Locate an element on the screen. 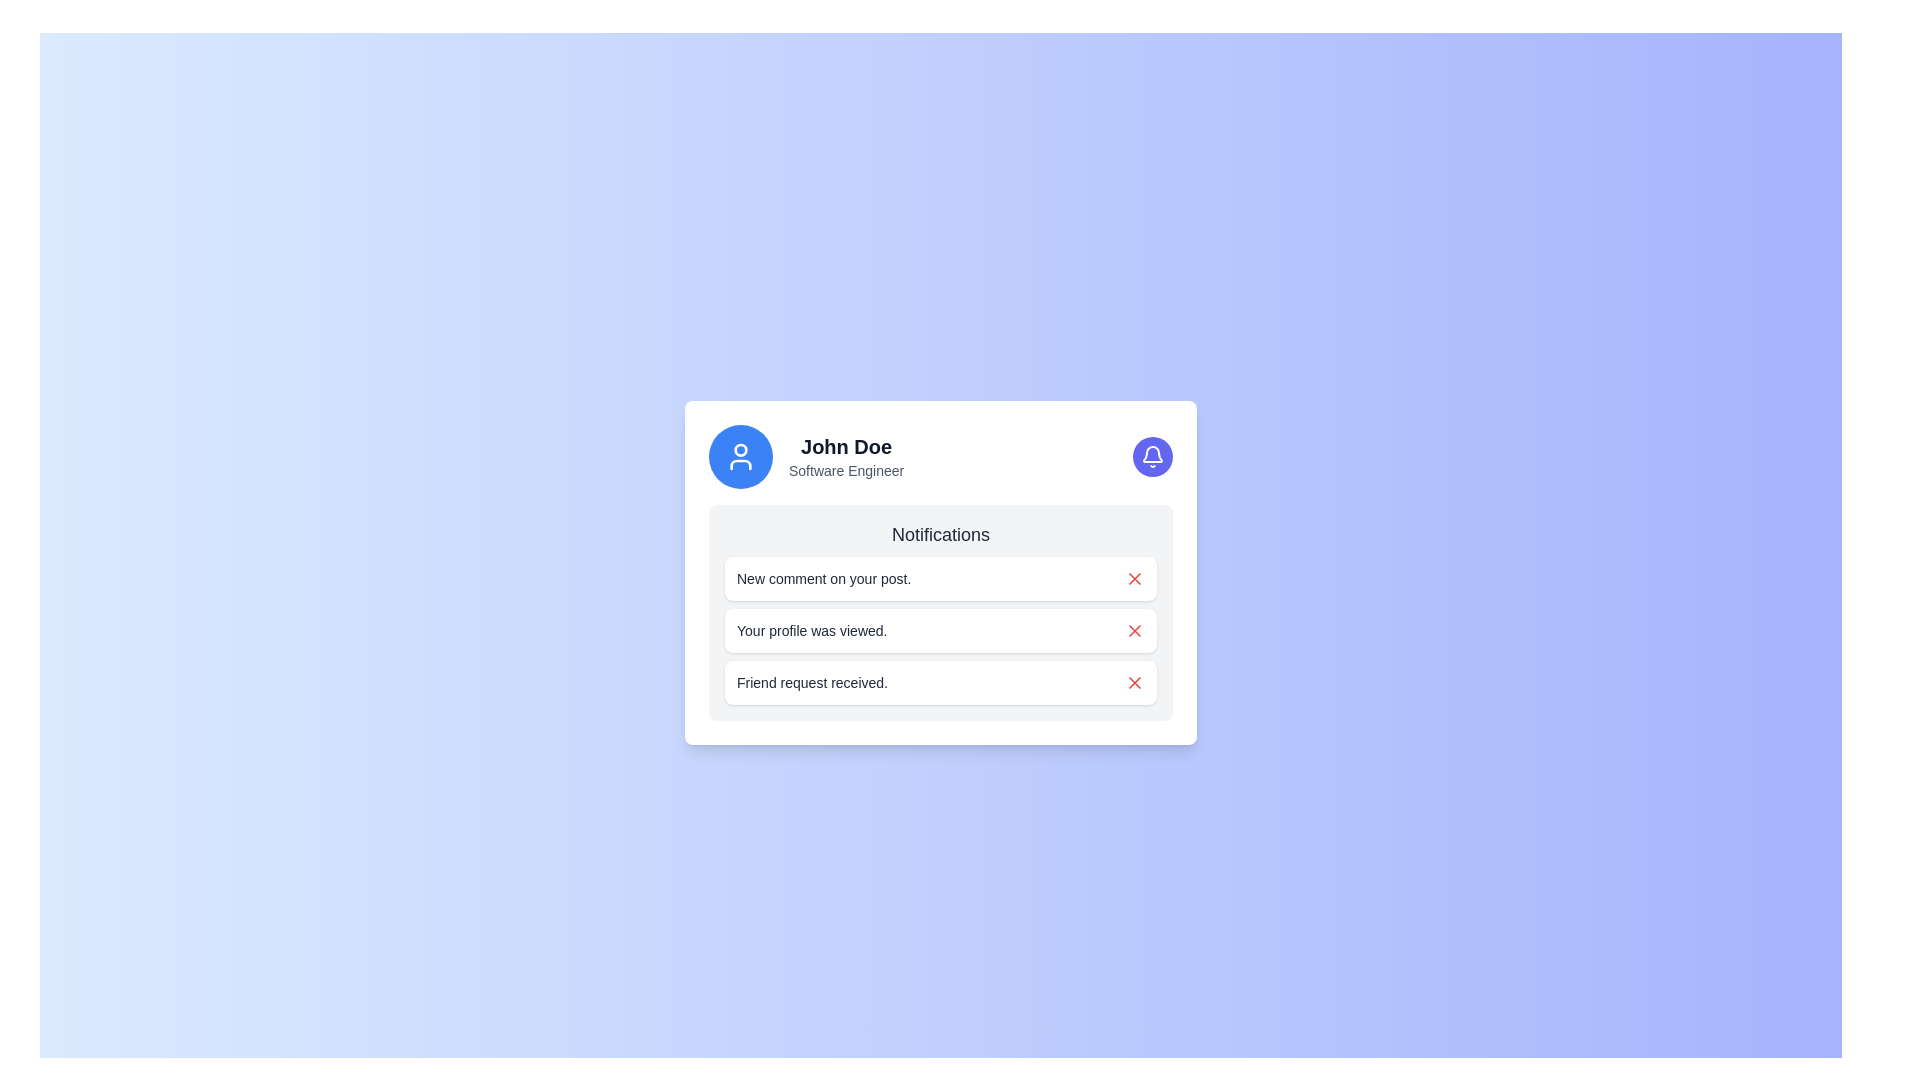 This screenshot has width=1920, height=1080. the bell-shaped notification icon located at the top-right corner of the notification card is located at coordinates (1152, 456).